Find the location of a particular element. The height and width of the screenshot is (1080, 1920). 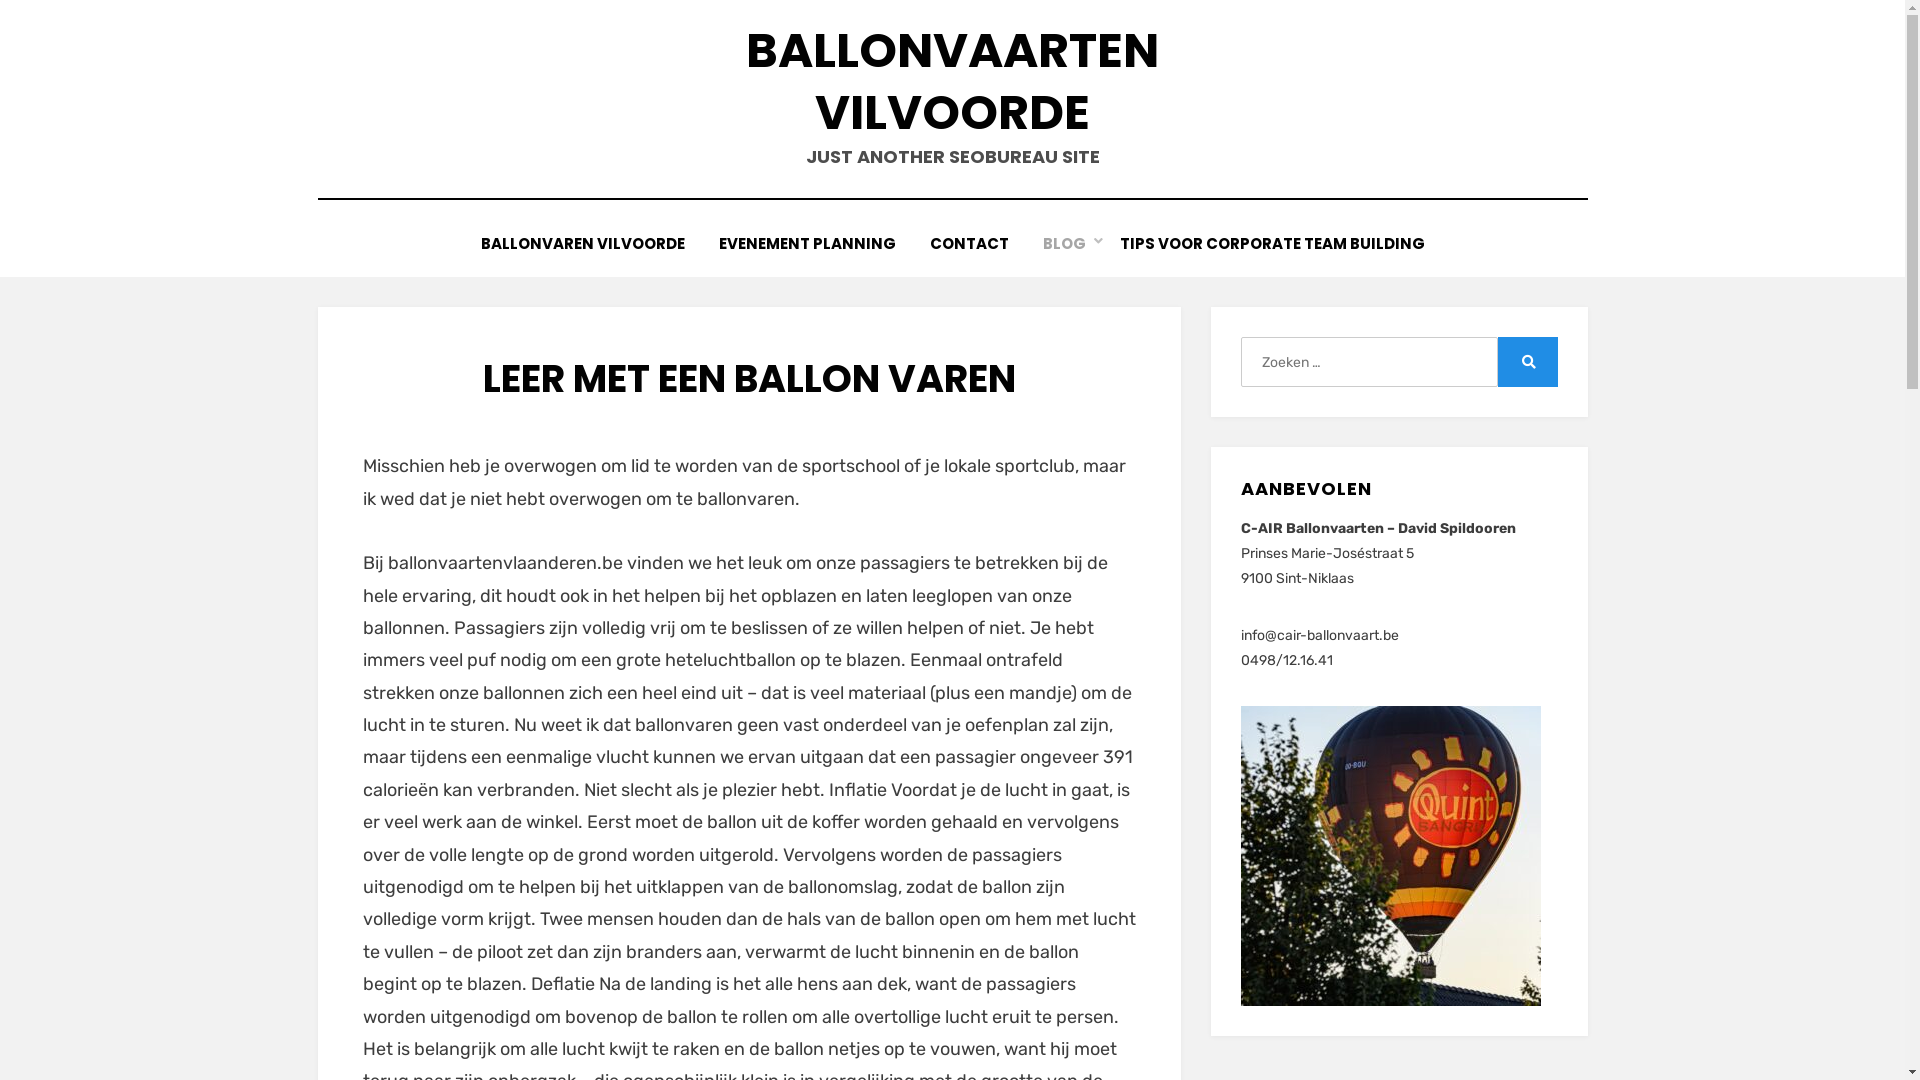

'BALLONVAREN VILVOORDE' is located at coordinates (581, 242).